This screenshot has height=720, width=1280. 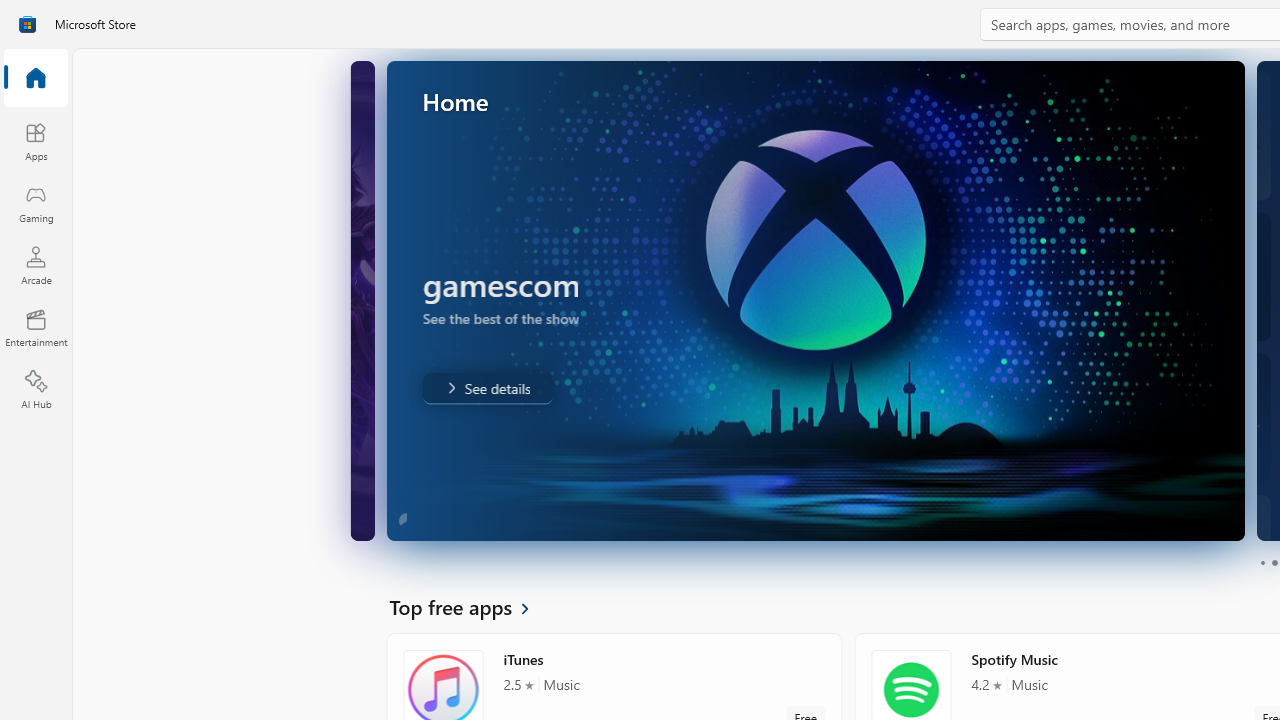 What do you see at coordinates (27, 24) in the screenshot?
I see `'Class: Image'` at bounding box center [27, 24].